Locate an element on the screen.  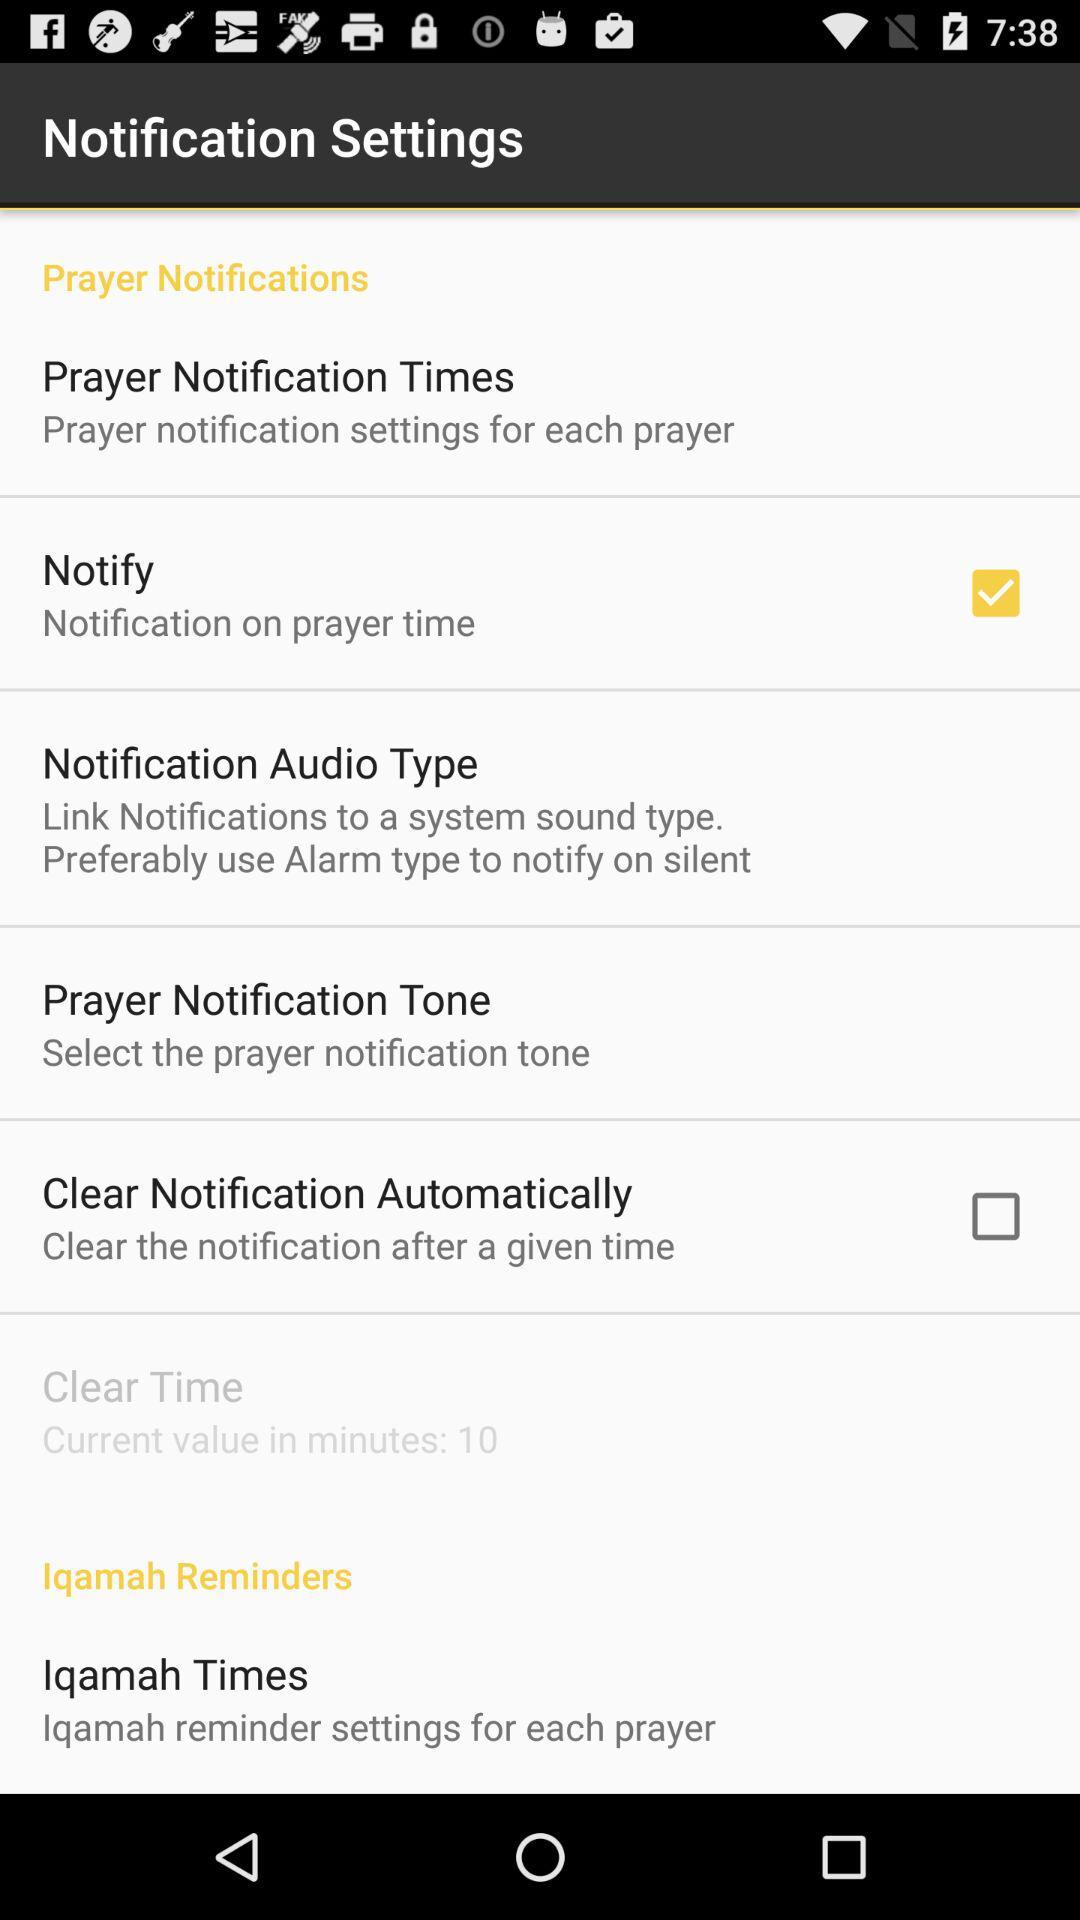
link notifications to item is located at coordinates (396, 836).